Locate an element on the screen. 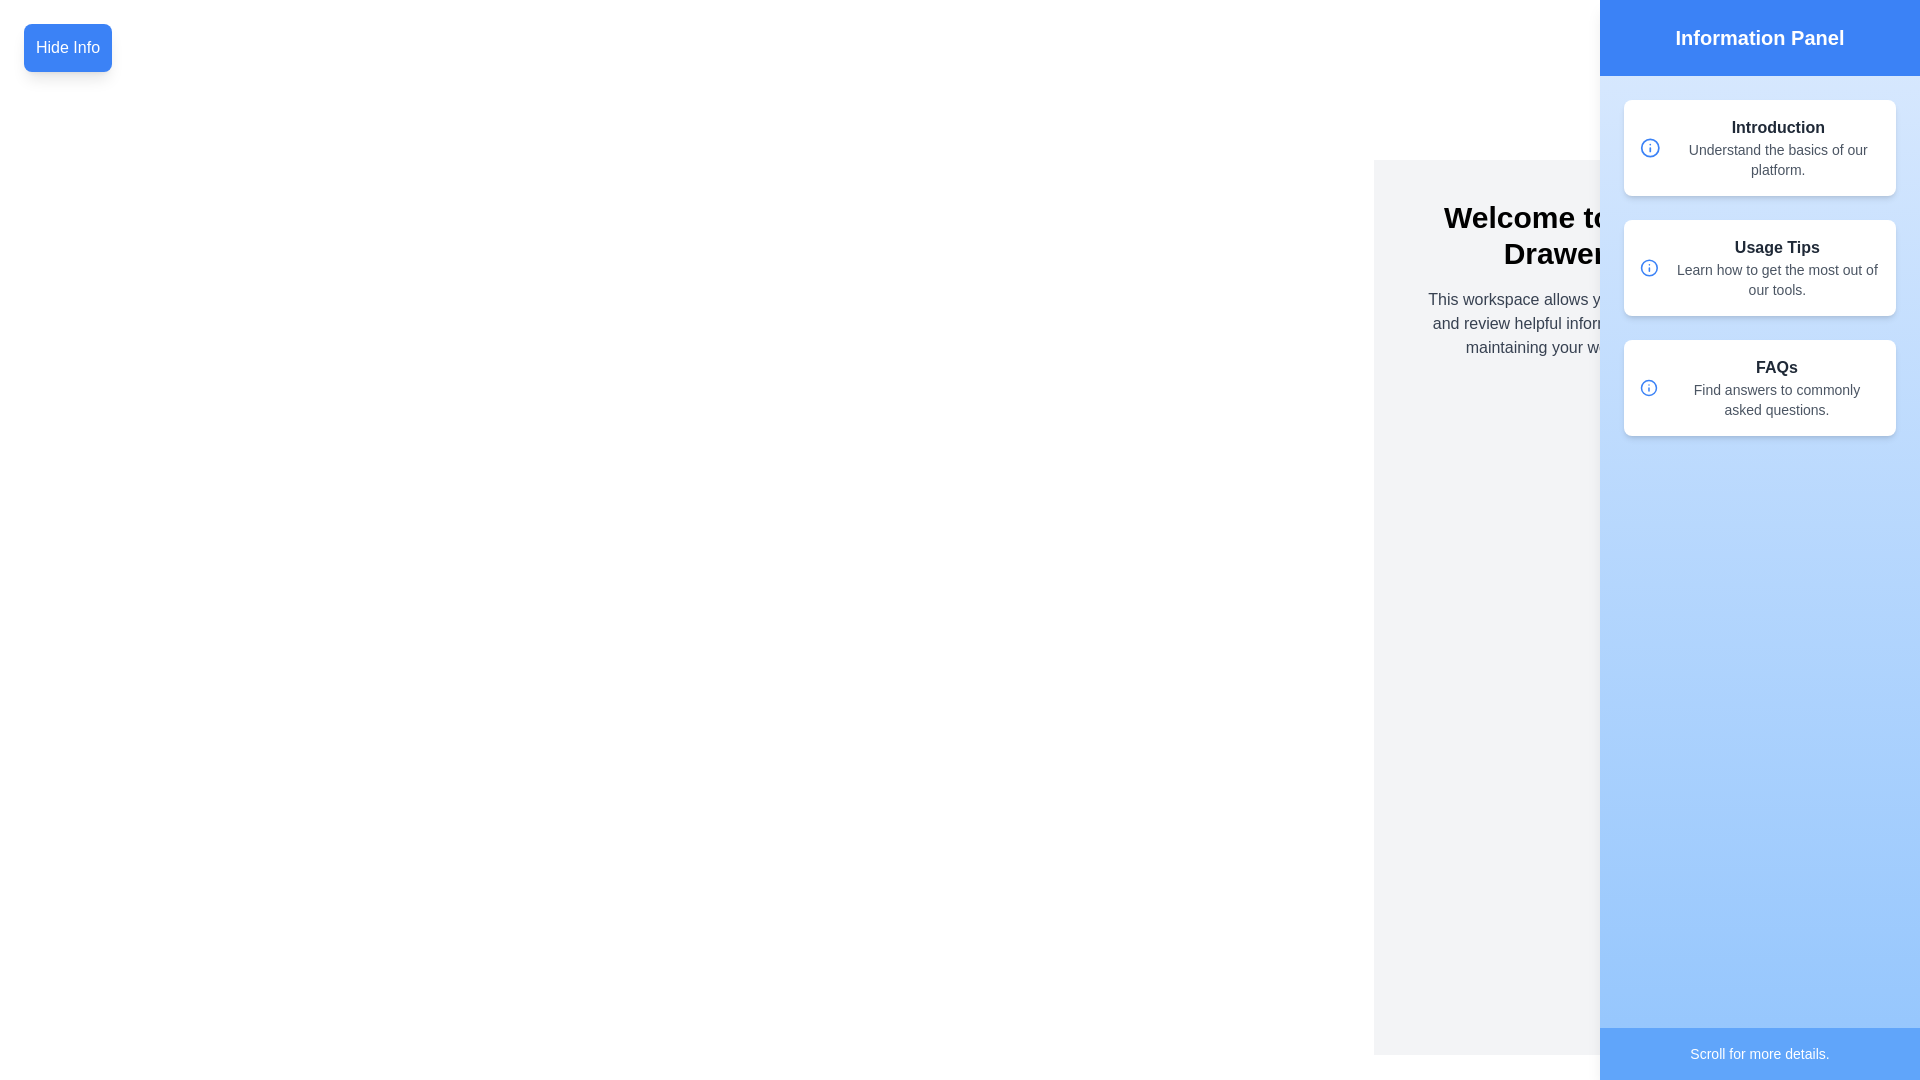  the informational card titled 'FAQs', which contains descriptive text about commonly asked questions, located in the right-side 'Information Panel' is located at coordinates (1776, 388).